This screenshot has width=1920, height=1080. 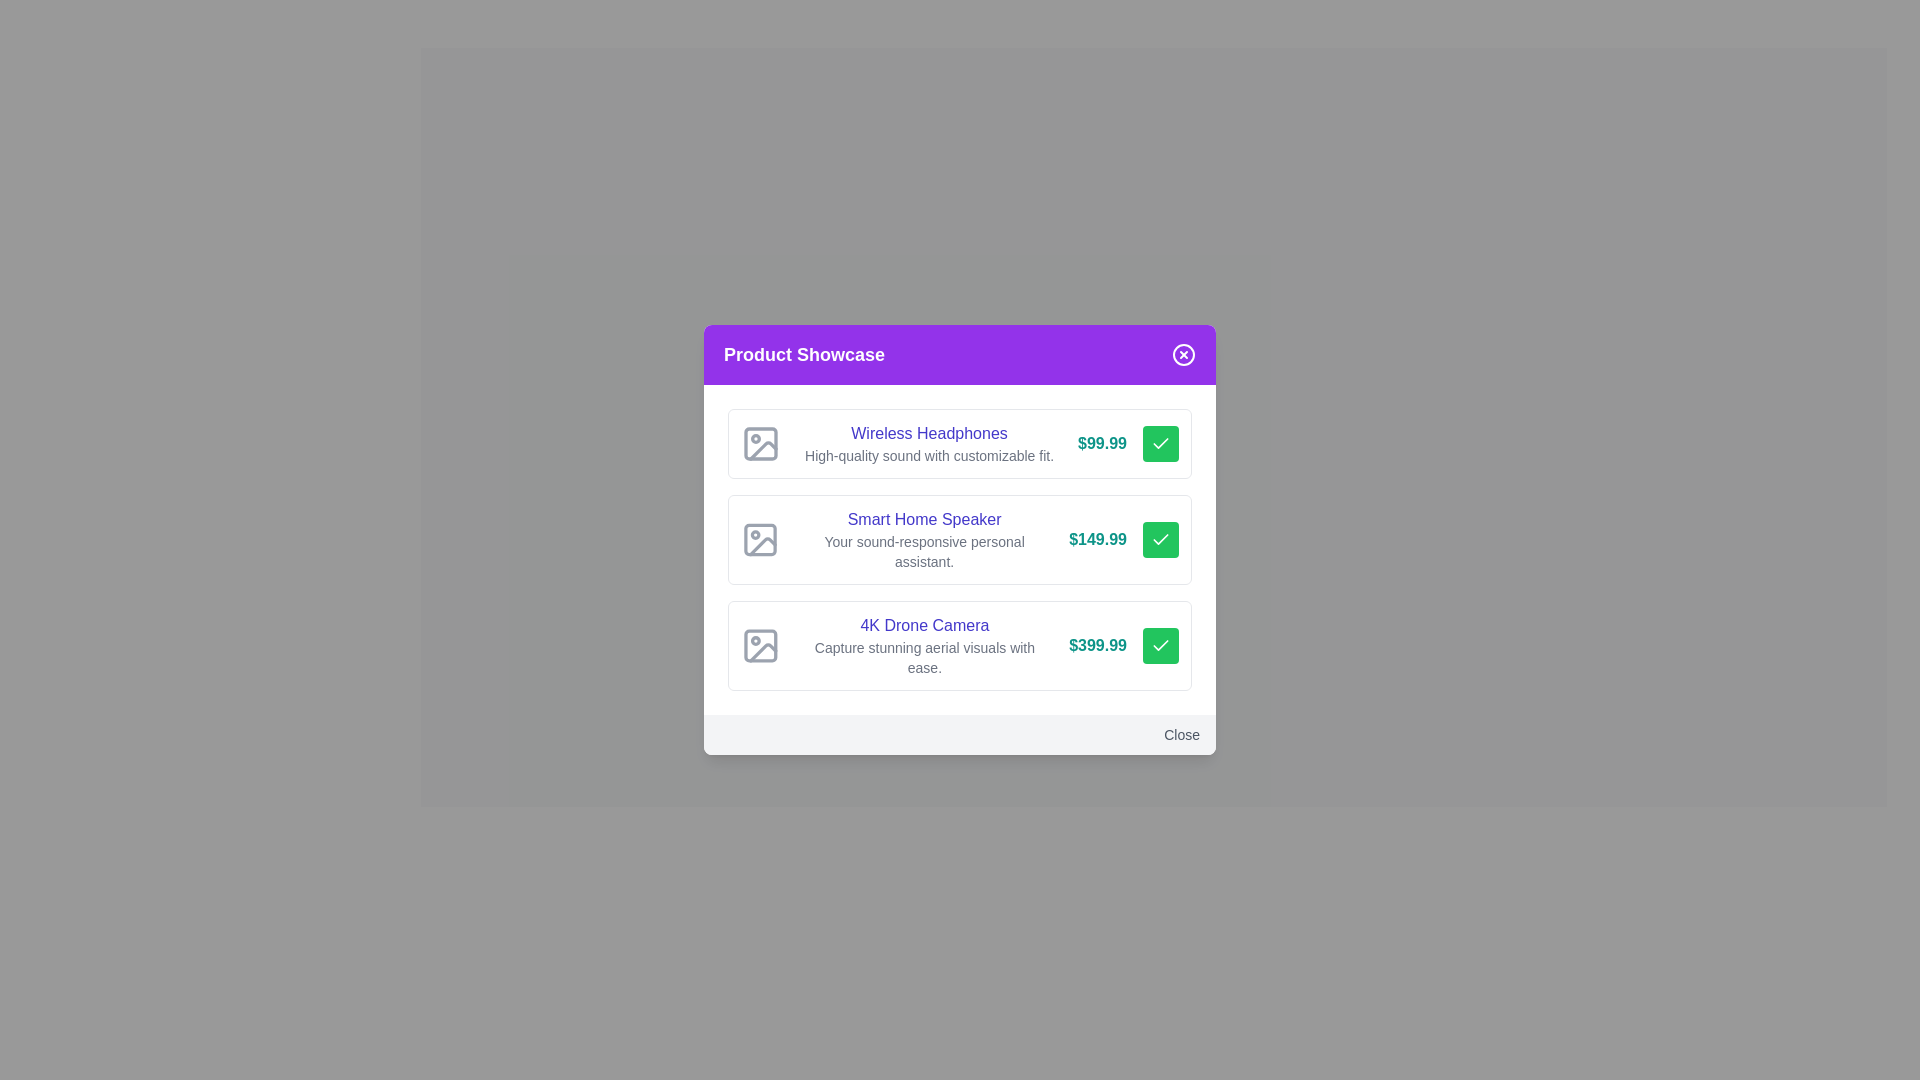 What do you see at coordinates (923, 519) in the screenshot?
I see `the Static Text element titled 'Smart Home Speaker', which is a bold purple text located at the top-middle section of the second card in the list` at bounding box center [923, 519].